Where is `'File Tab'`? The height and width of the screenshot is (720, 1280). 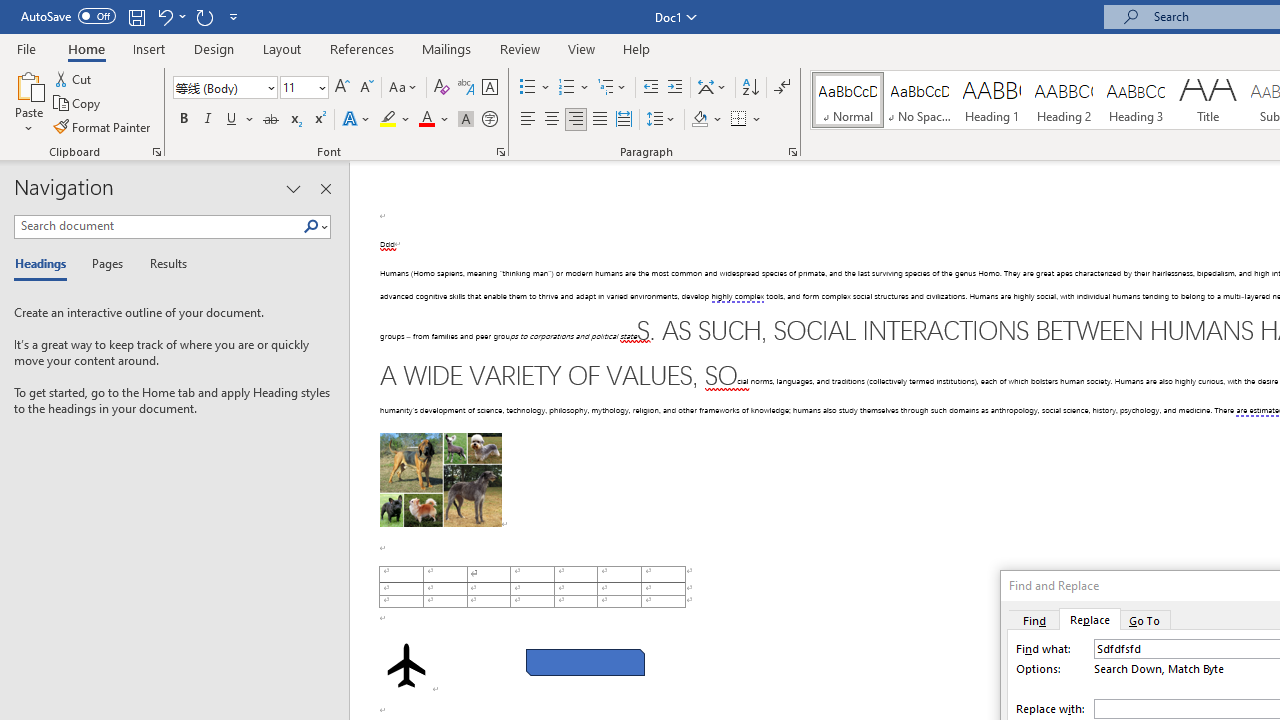
'File Tab' is located at coordinates (26, 47).